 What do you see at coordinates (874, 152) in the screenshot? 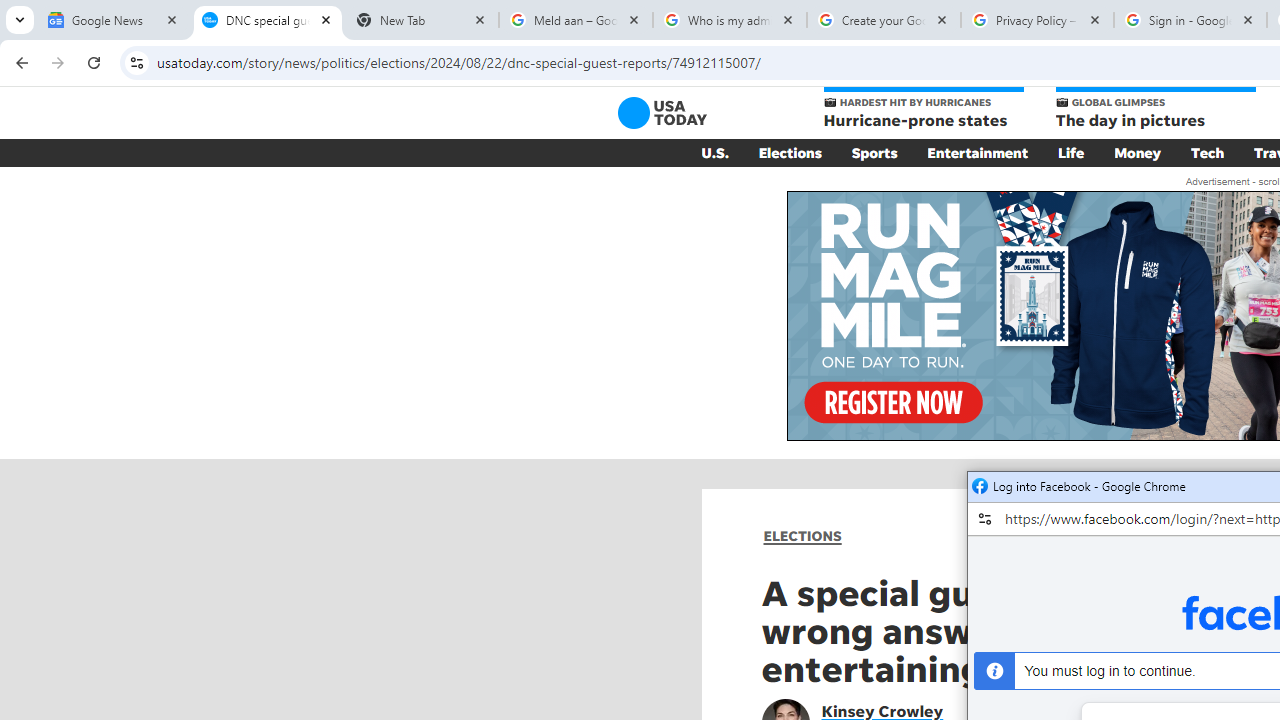
I see `'Sports'` at bounding box center [874, 152].